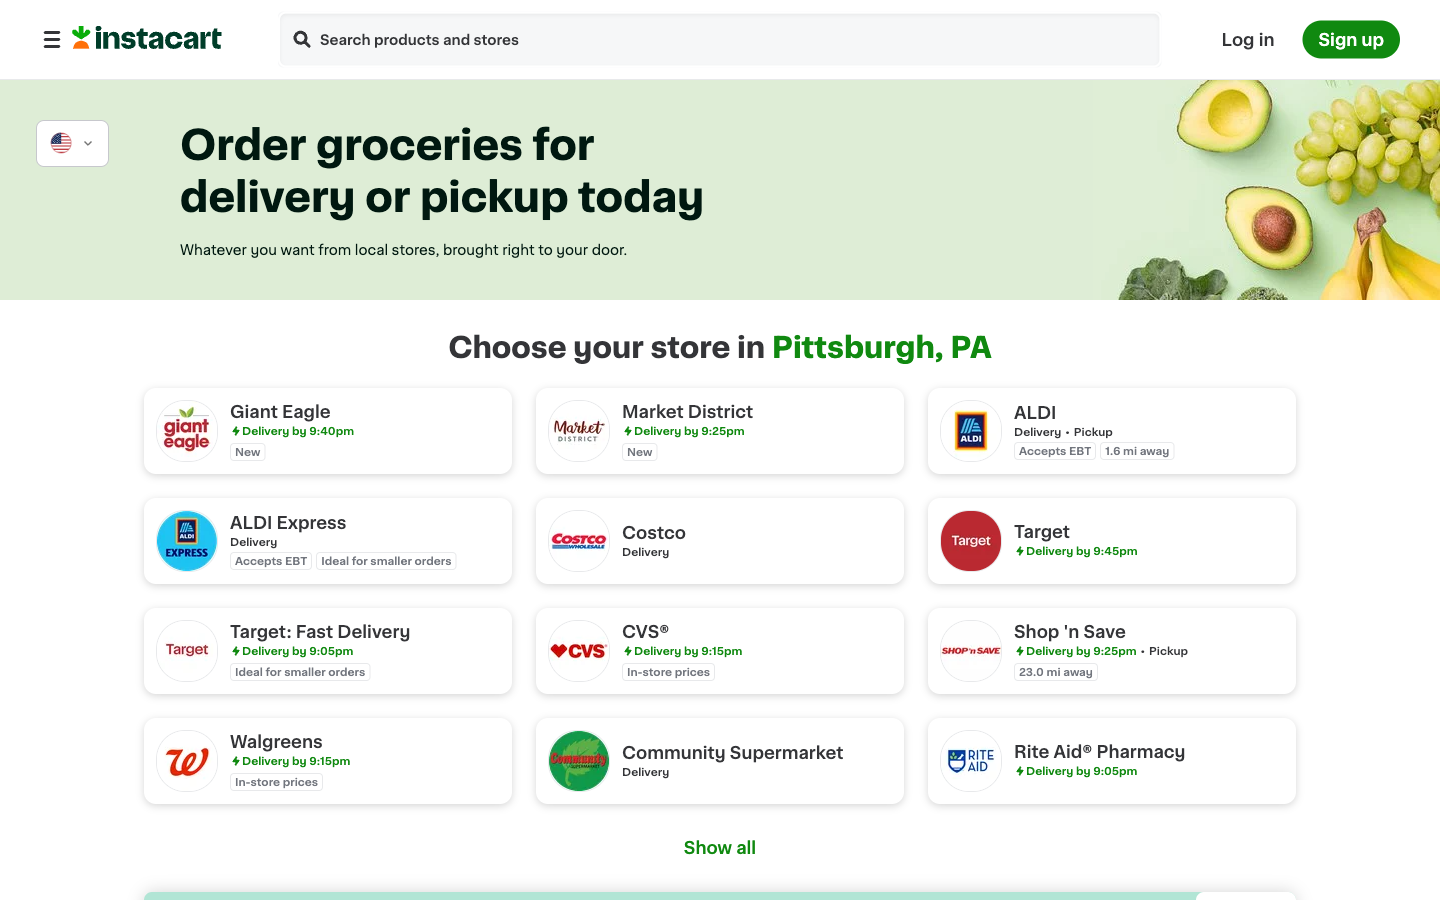  I want to click on Search for a Table Lamp on website, so click(301, 40).